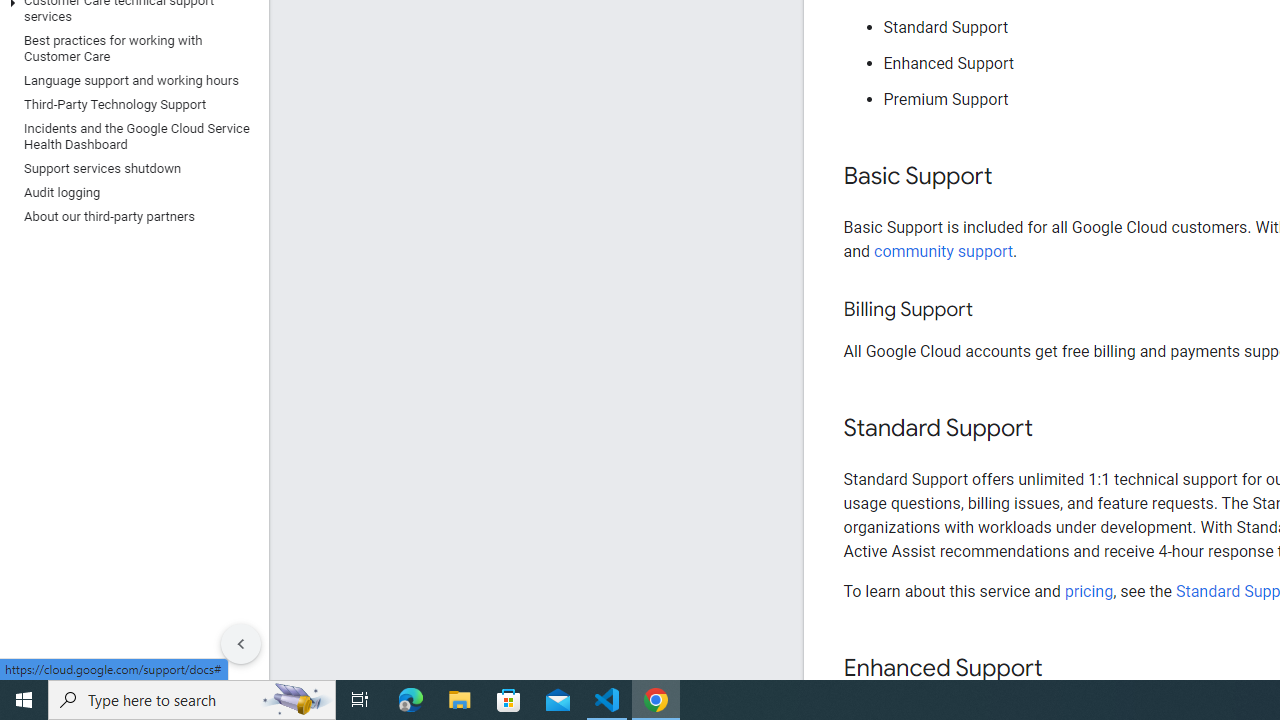 The image size is (1280, 720). Describe the element at coordinates (1052, 428) in the screenshot. I see `'Copy link to this section: Standard Support'` at that location.